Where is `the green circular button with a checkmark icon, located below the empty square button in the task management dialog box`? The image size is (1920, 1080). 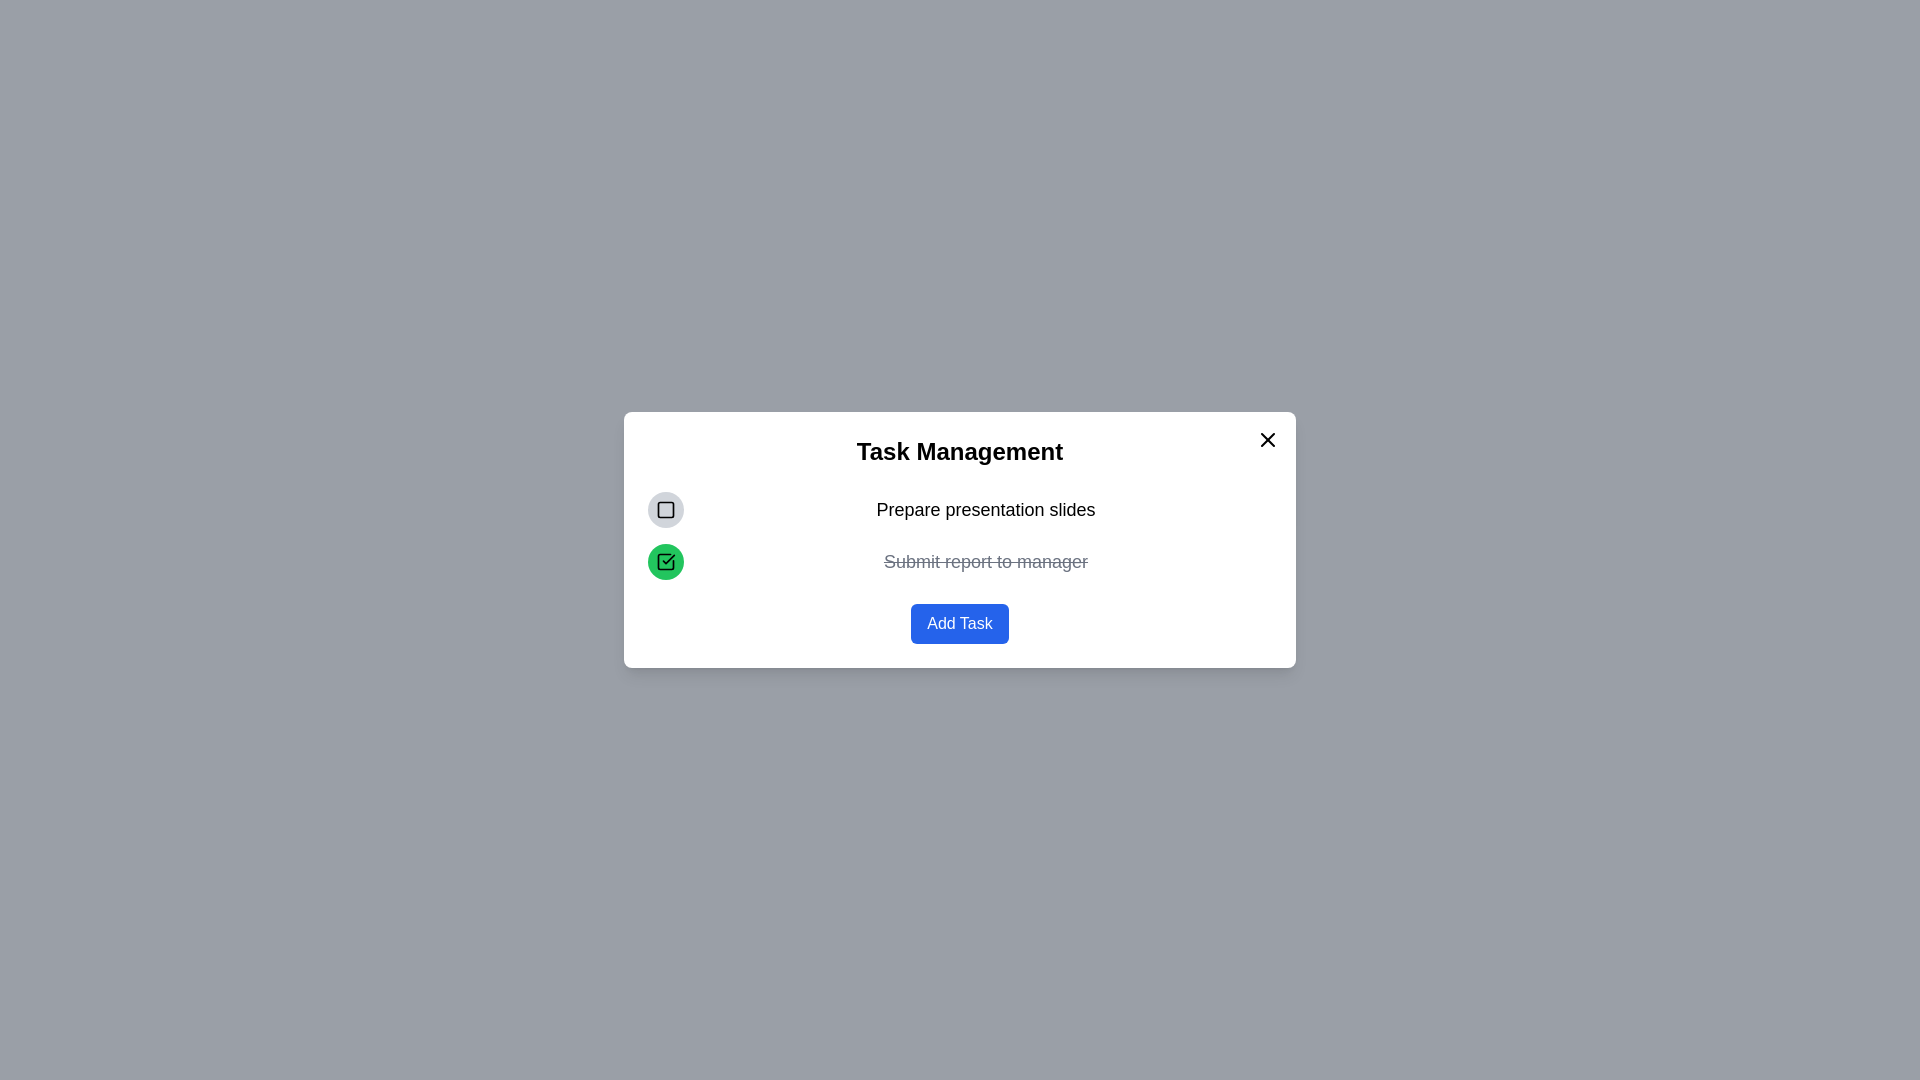
the green circular button with a checkmark icon, located below the empty square button in the task management dialog box is located at coordinates (666, 562).